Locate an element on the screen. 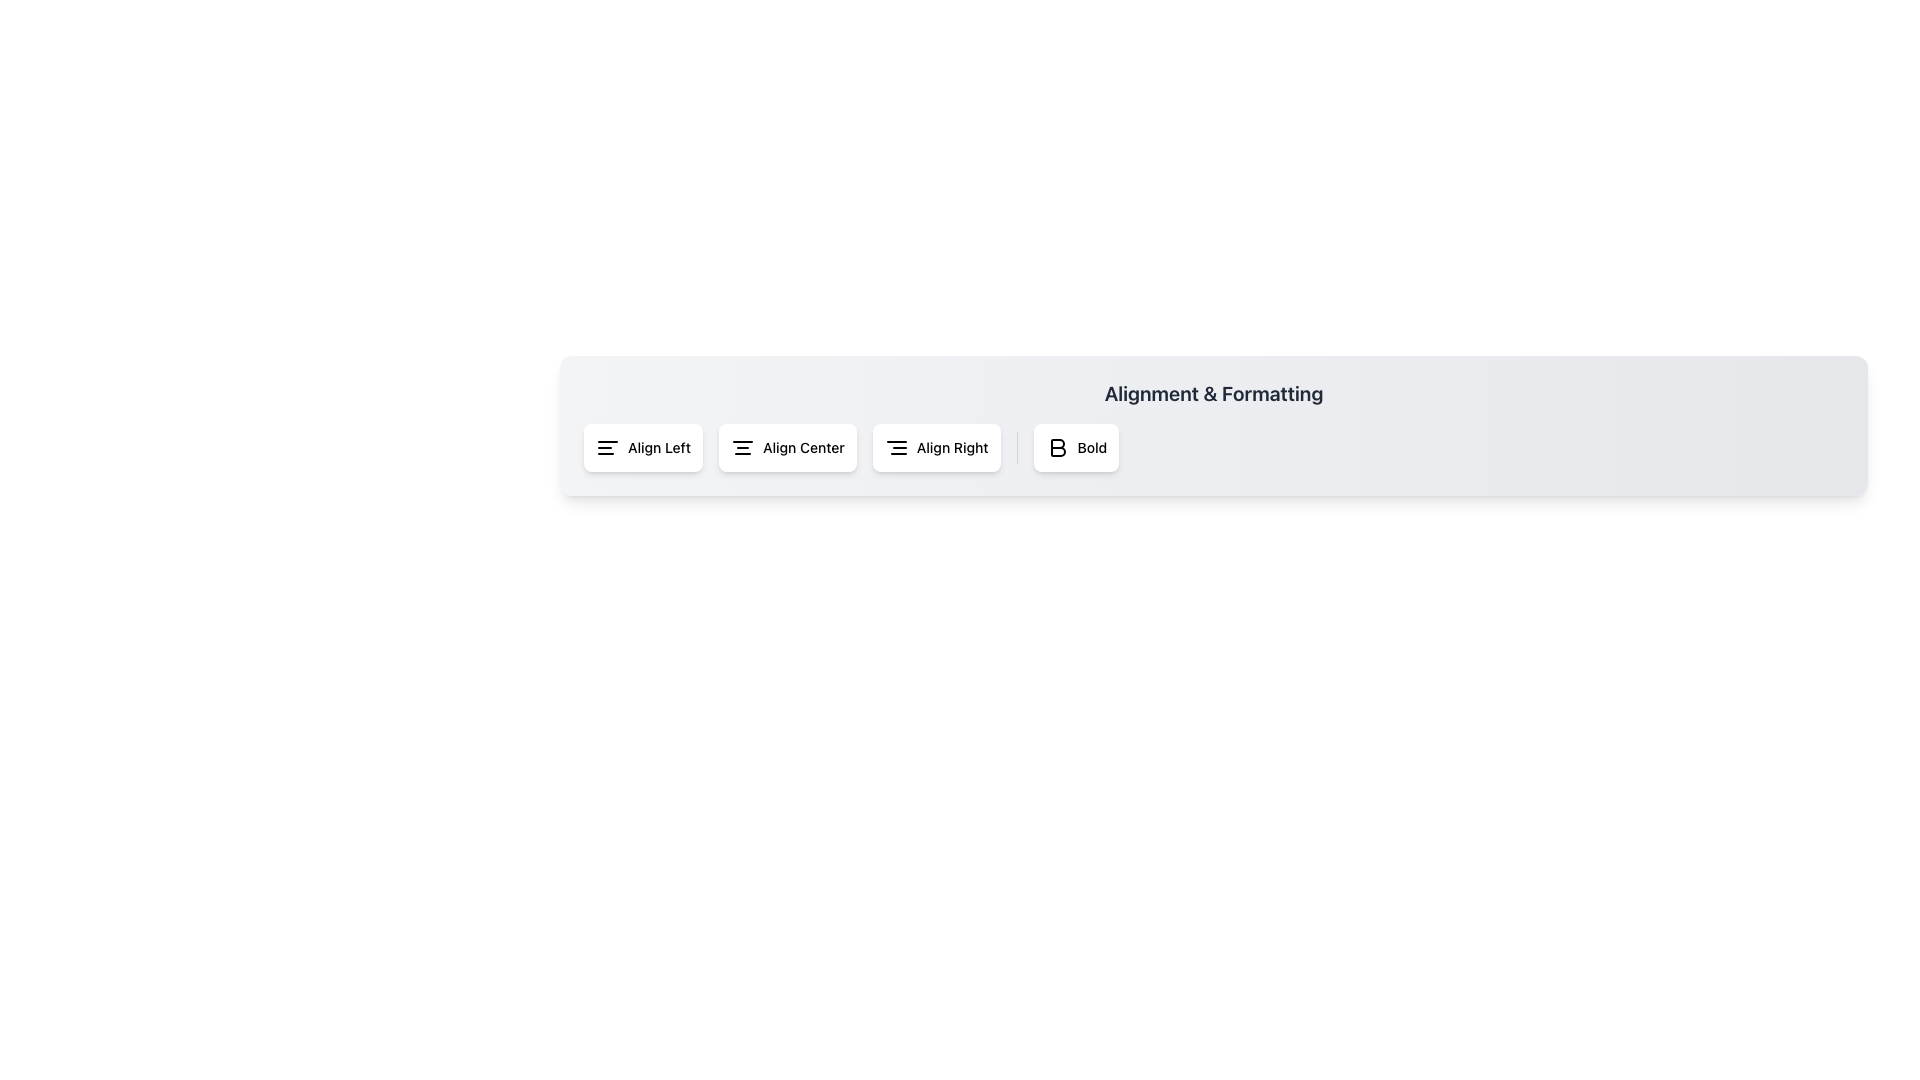  the 'Align Center' label in the text alignment toolbar, which is bold and medium-sized, located between 'Align Left' and 'Align Right' is located at coordinates (803, 446).